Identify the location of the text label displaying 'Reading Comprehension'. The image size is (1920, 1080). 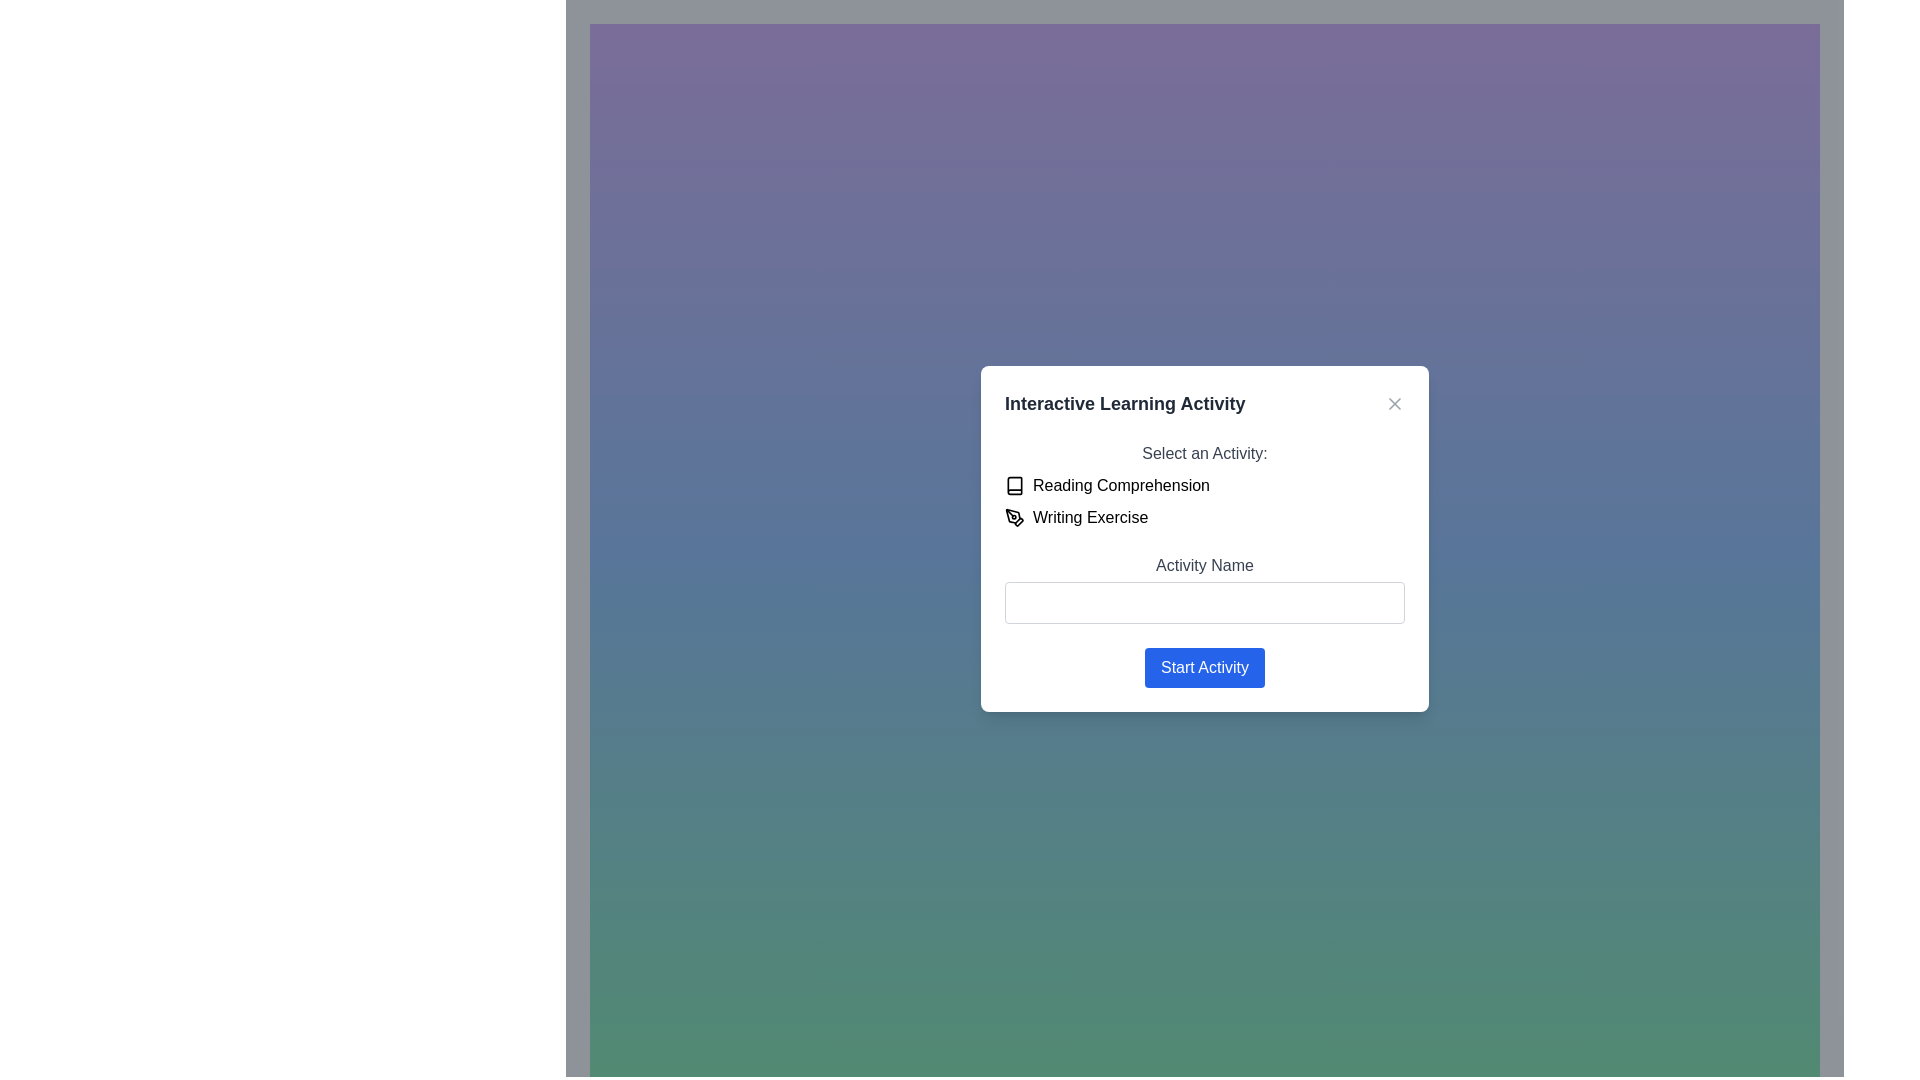
(1121, 485).